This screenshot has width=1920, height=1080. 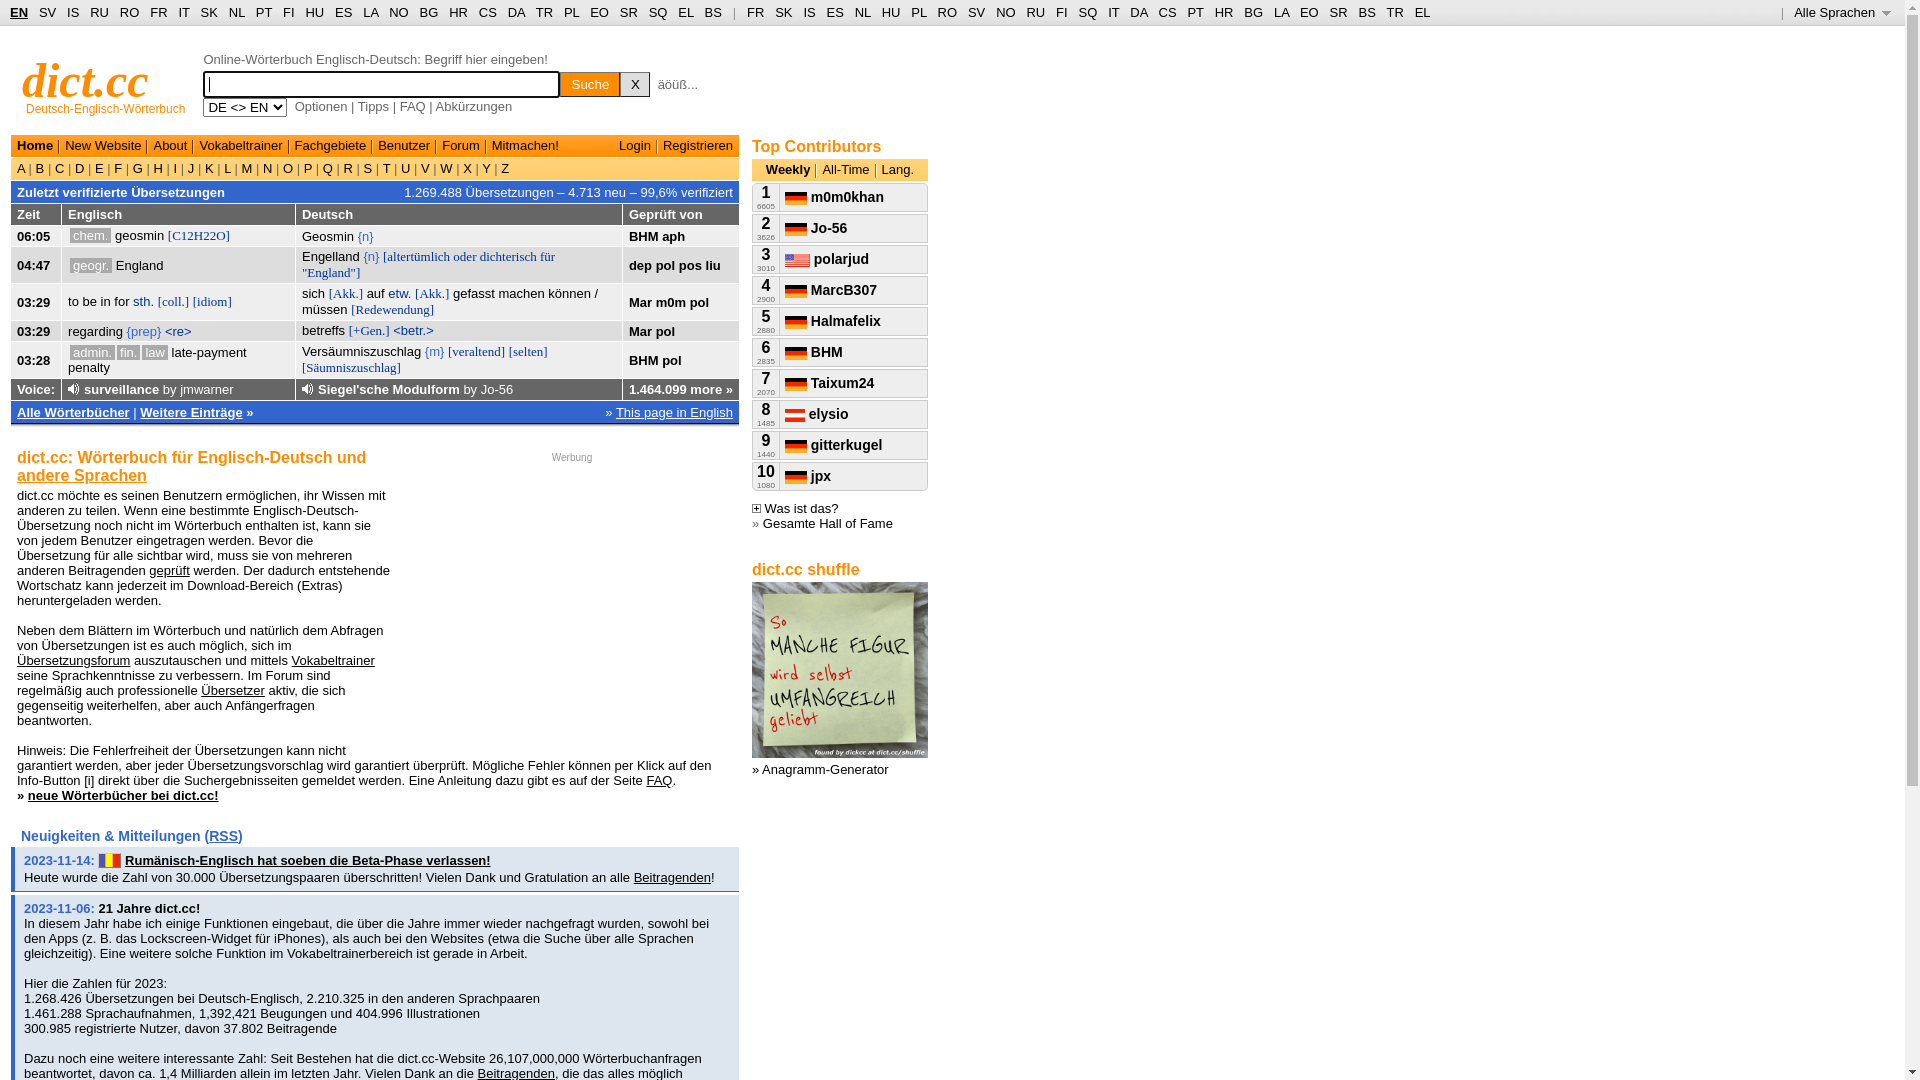 I want to click on 'SK', so click(x=209, y=12).